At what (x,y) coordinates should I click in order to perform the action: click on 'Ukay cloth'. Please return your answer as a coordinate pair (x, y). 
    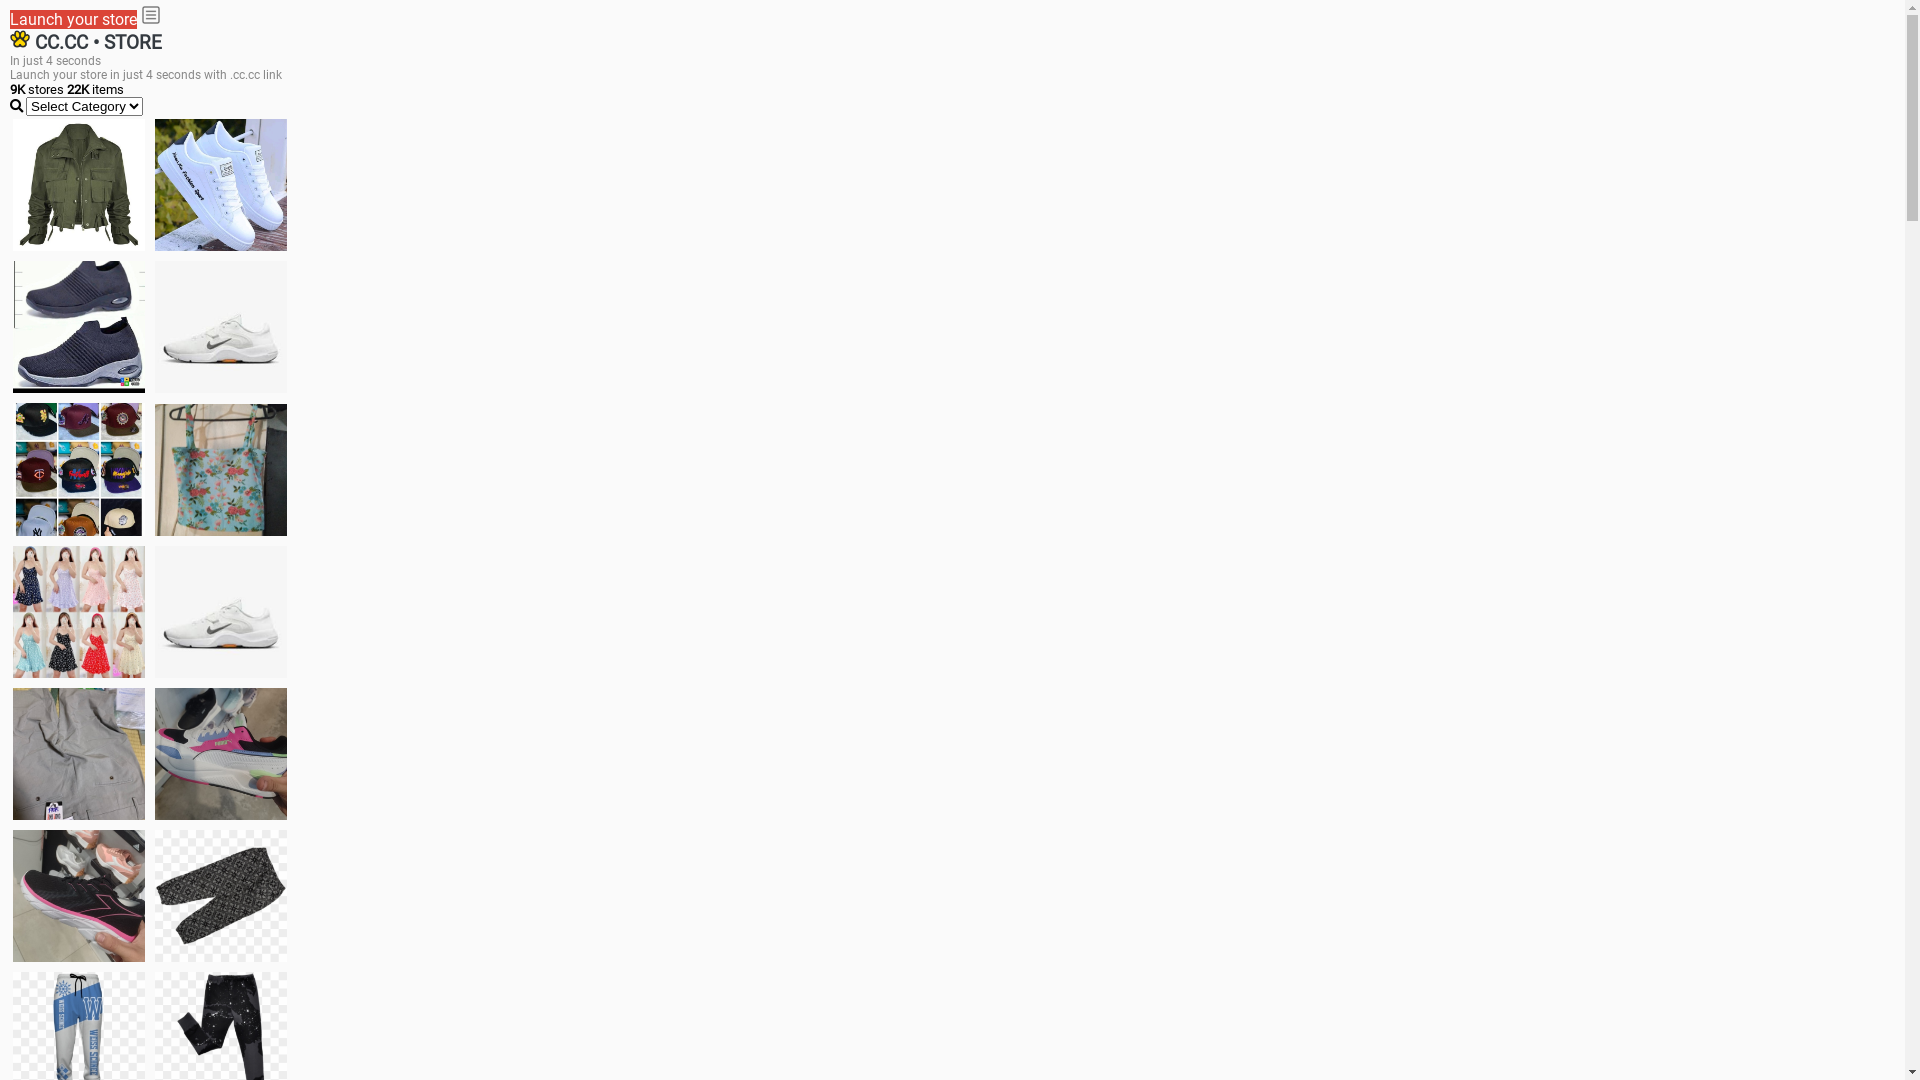
    Looking at the image, I should click on (153, 470).